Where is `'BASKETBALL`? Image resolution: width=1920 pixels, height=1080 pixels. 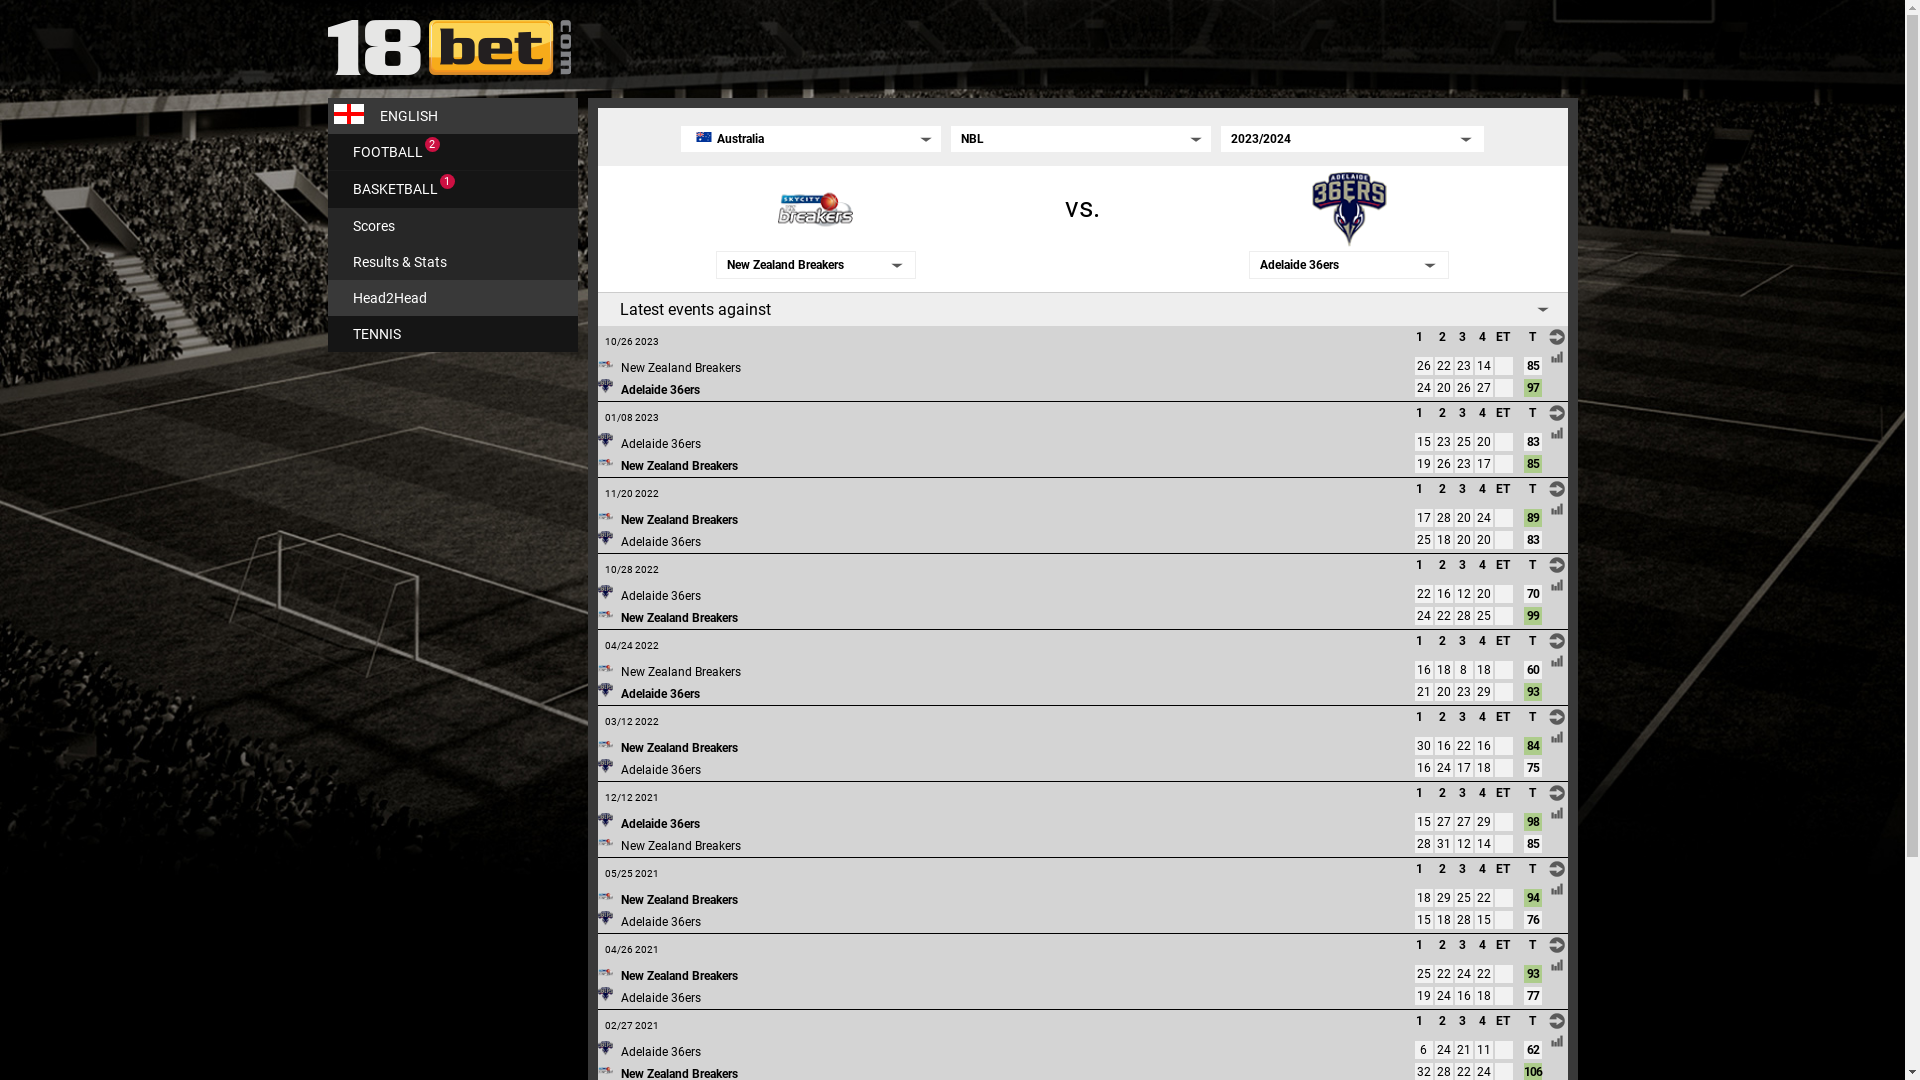
'BASKETBALL is located at coordinates (451, 189).